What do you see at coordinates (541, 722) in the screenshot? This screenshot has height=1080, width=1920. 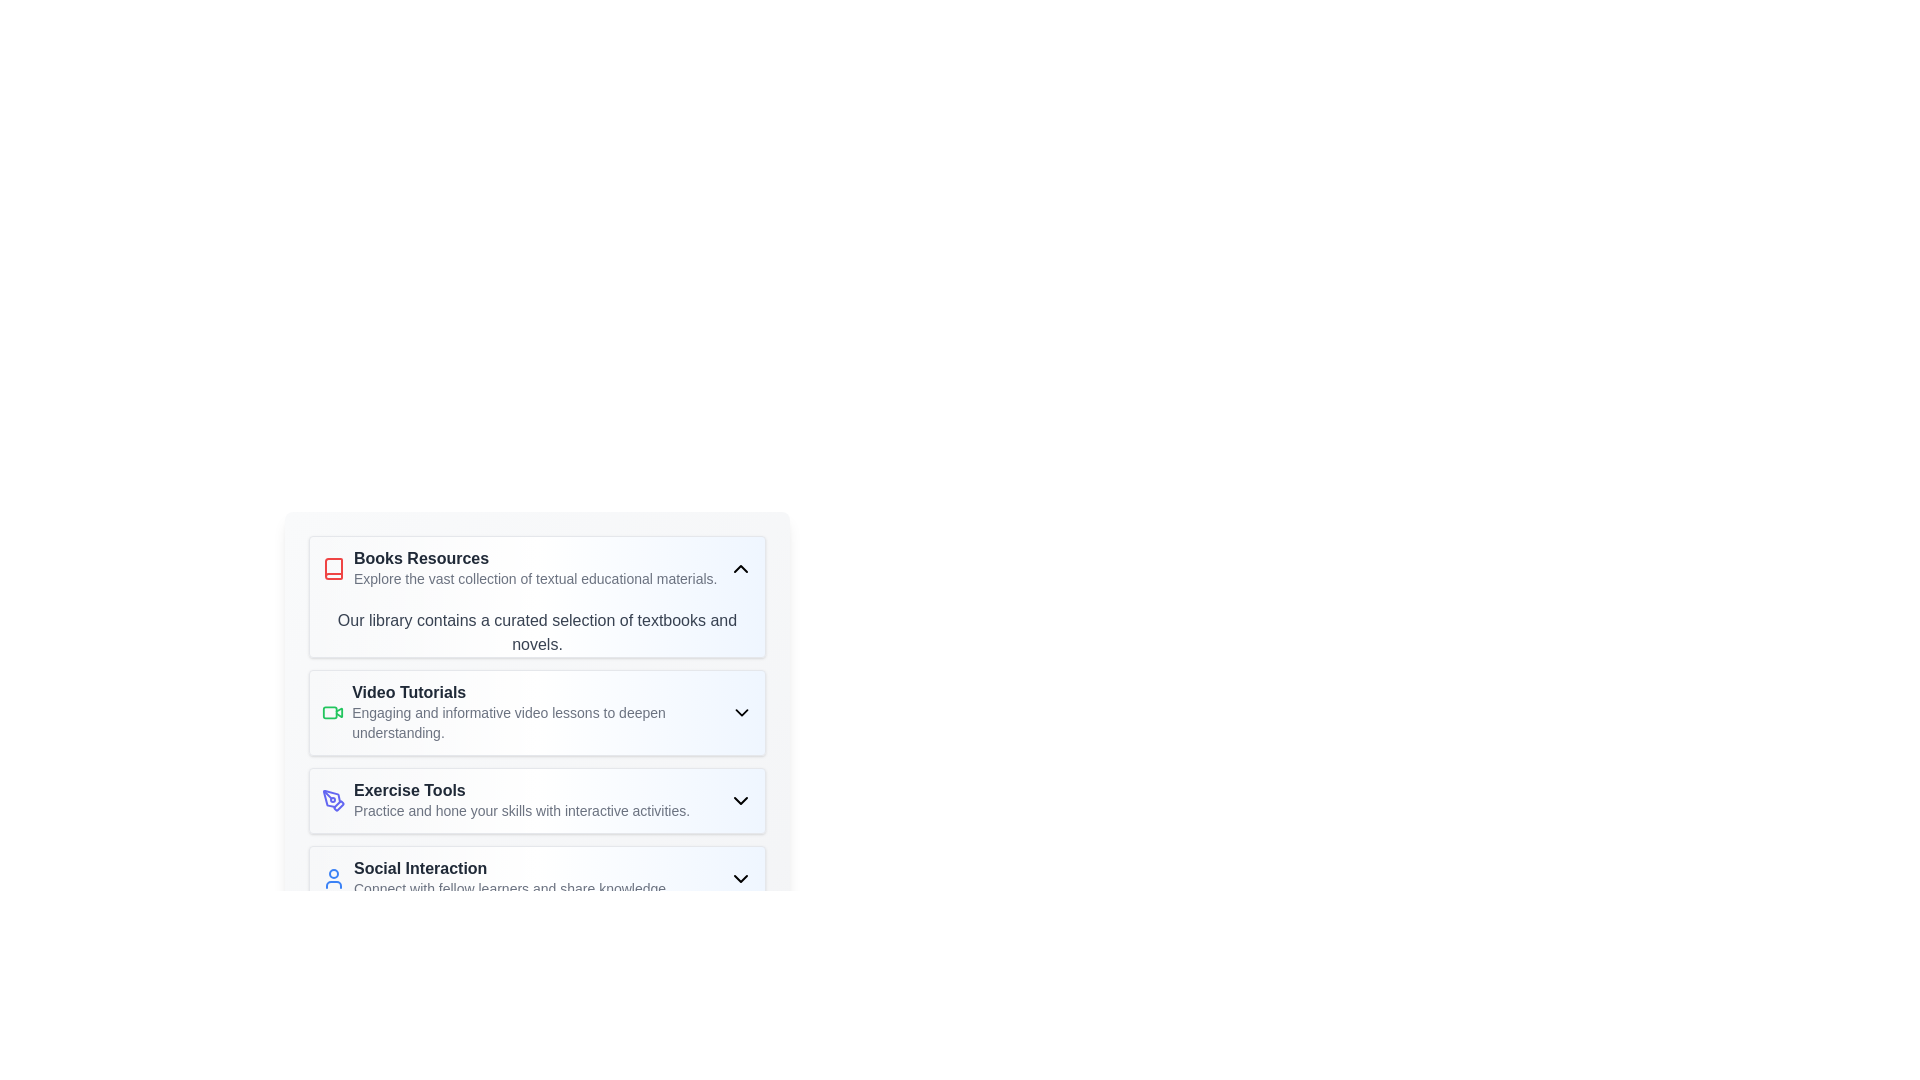 I see `descriptive text located directly below the bold 'Video Tutorials' title, which explains the purpose and content of the 'Video Tutorials' section` at bounding box center [541, 722].